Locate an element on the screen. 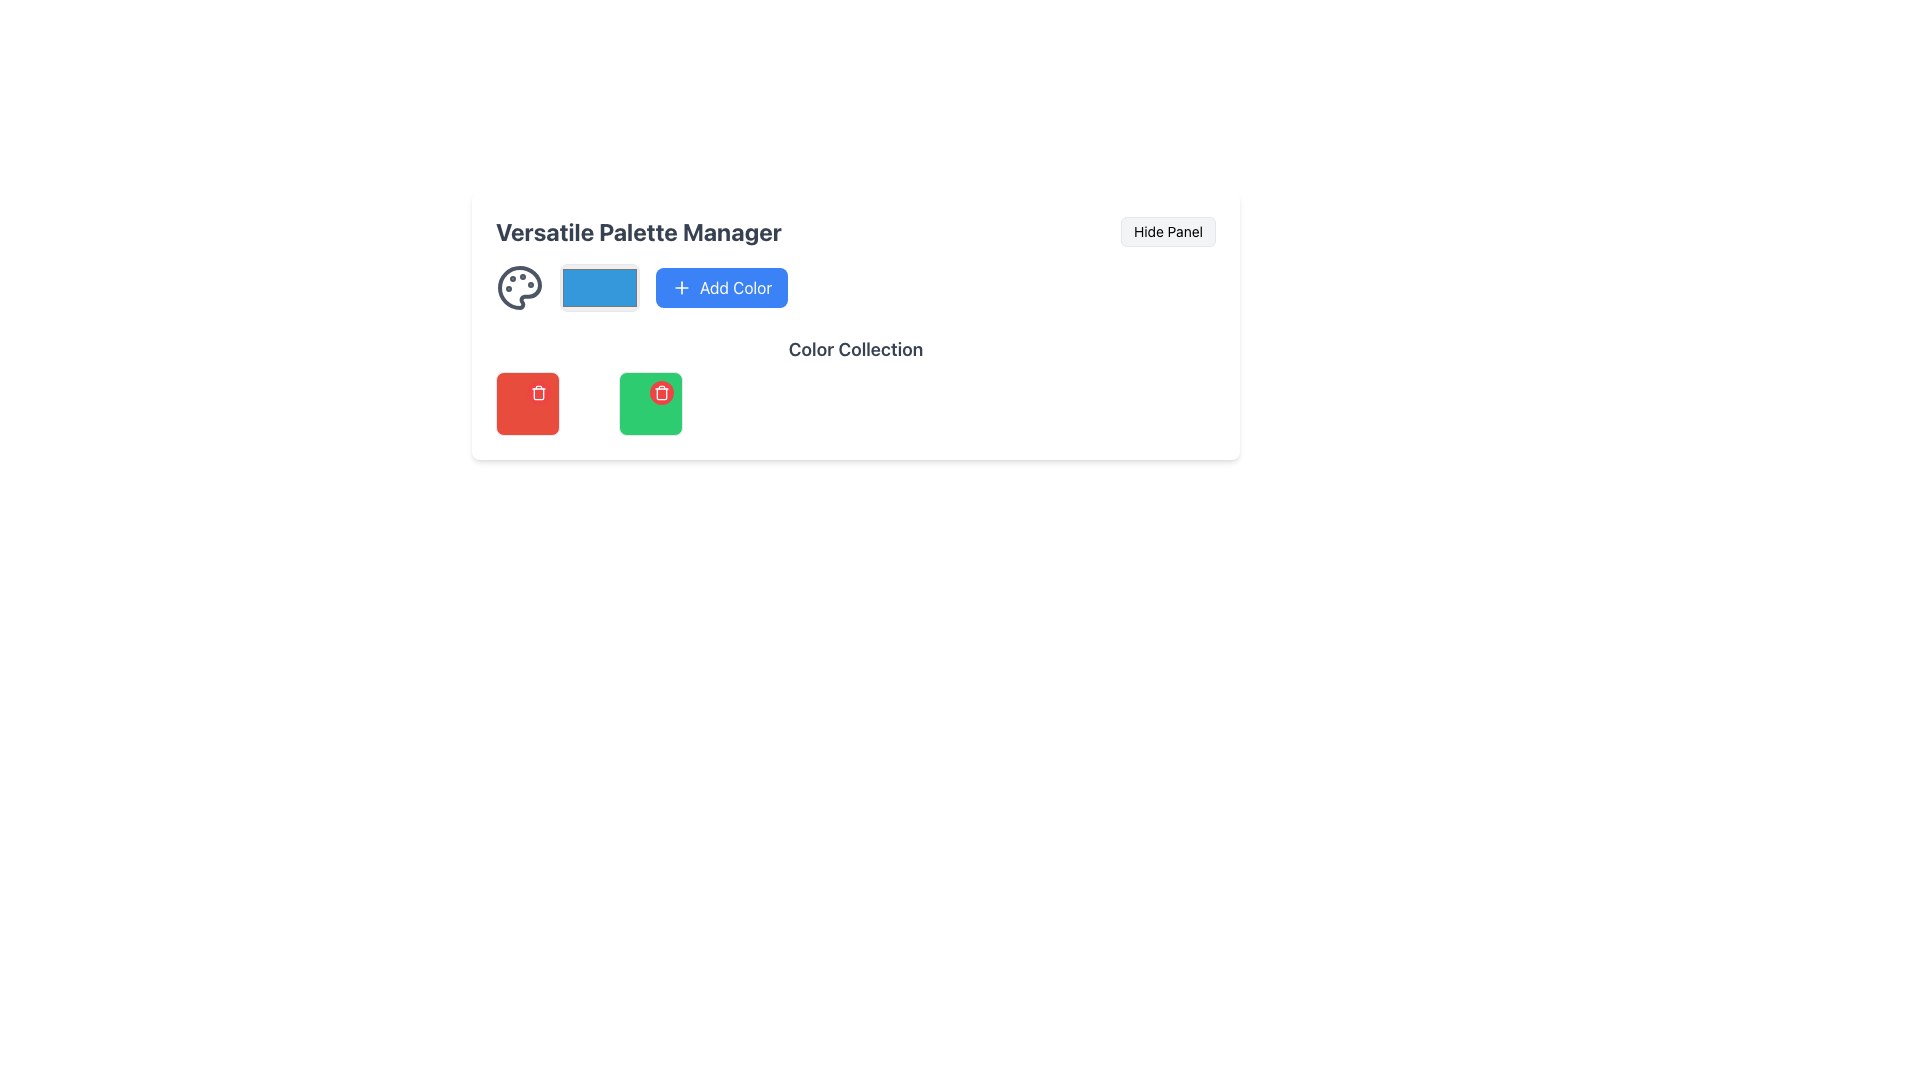  the text label 'Versatile Palette Manager', which is styled in bold dark gray against a light background and serves as a title header is located at coordinates (637, 230).